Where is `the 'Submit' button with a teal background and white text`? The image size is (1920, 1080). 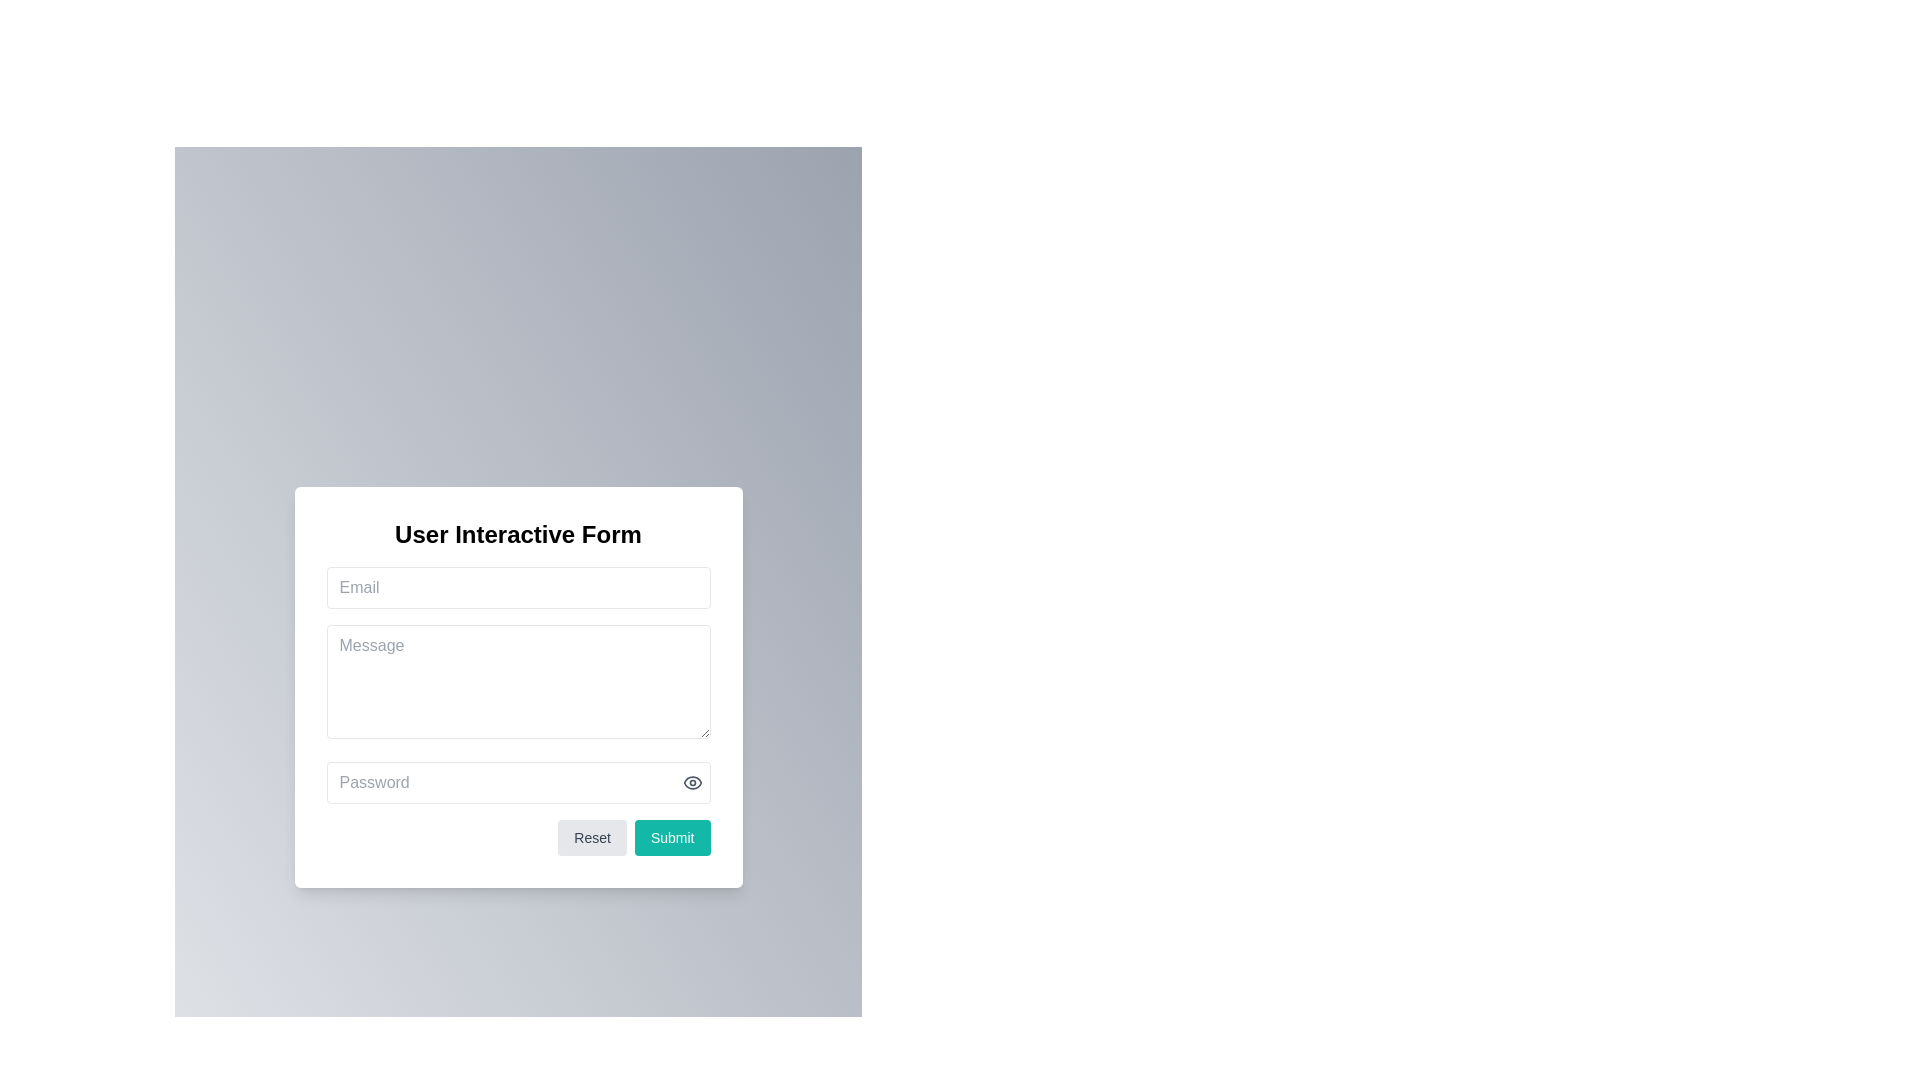
the 'Submit' button with a teal background and white text is located at coordinates (672, 837).